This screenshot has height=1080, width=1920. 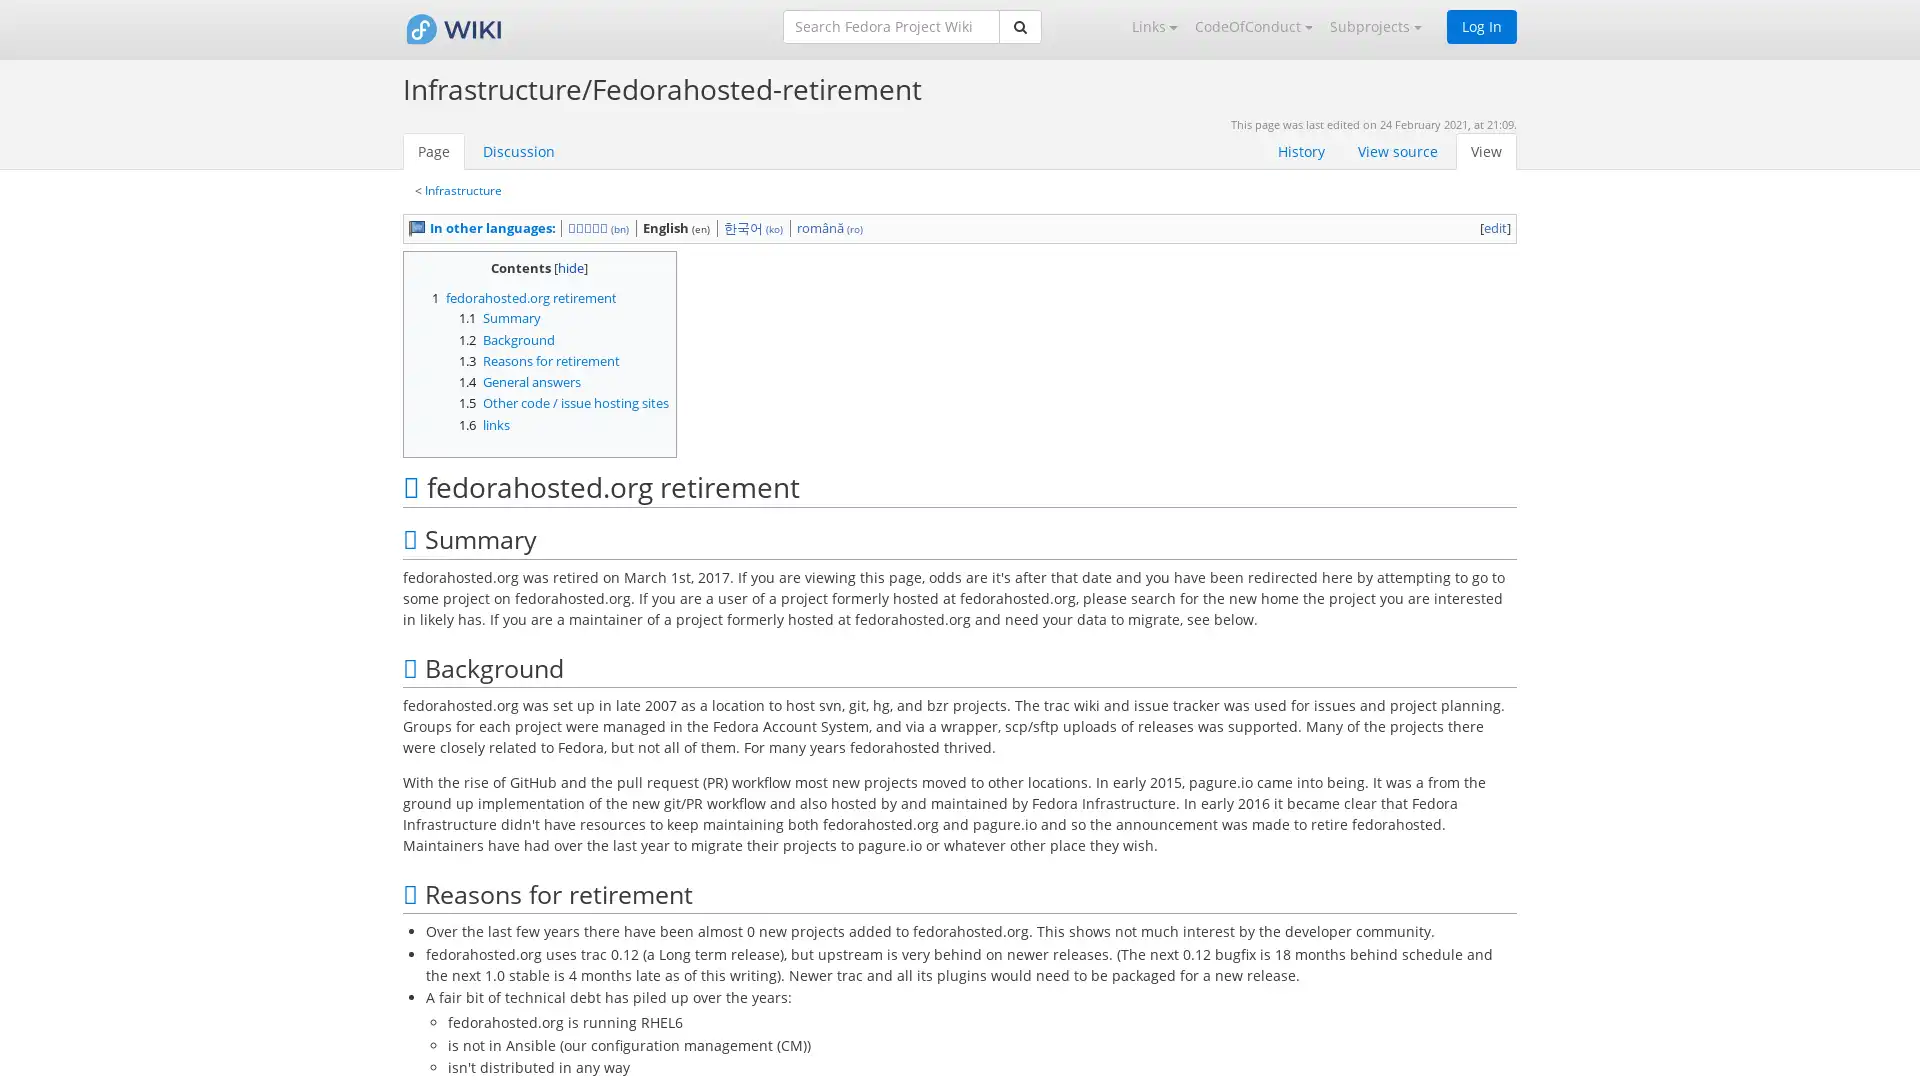 I want to click on Links, so click(x=1156, y=26).